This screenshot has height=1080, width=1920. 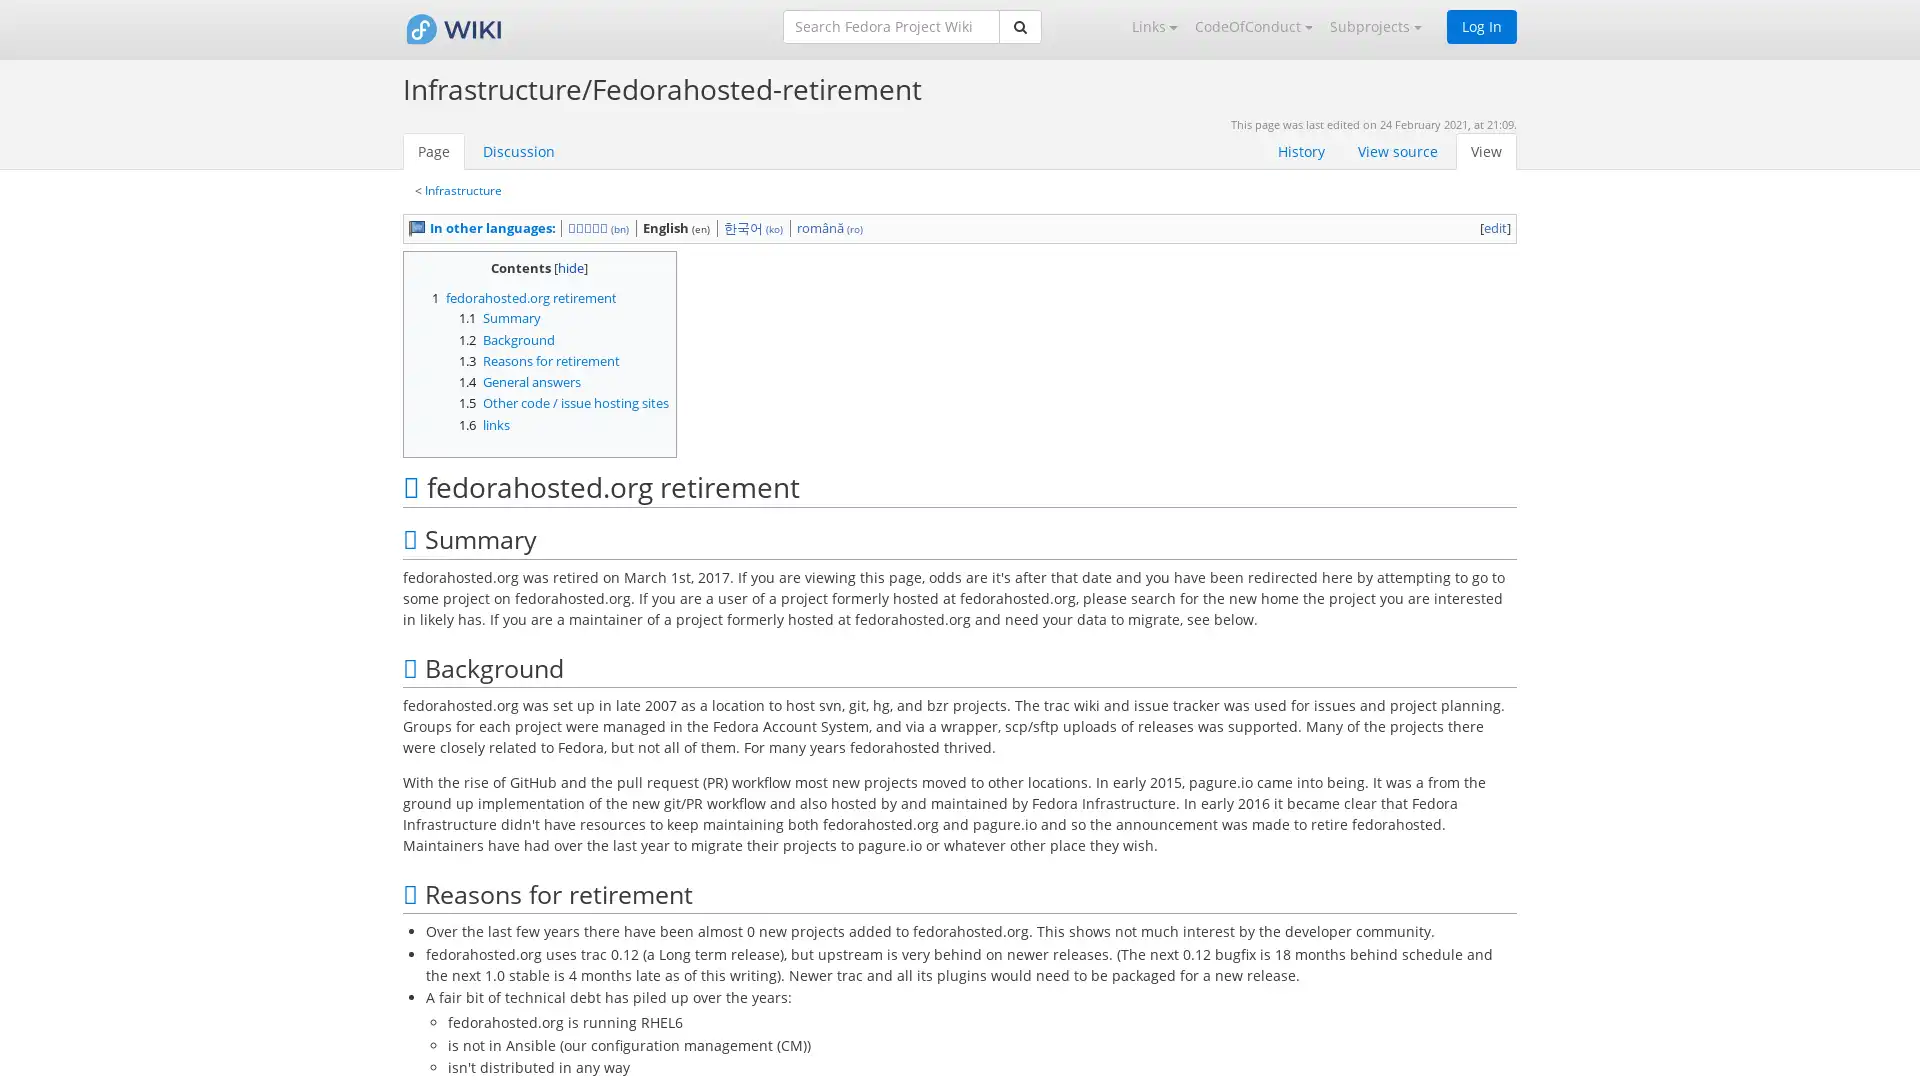 I want to click on Links, so click(x=1156, y=26).